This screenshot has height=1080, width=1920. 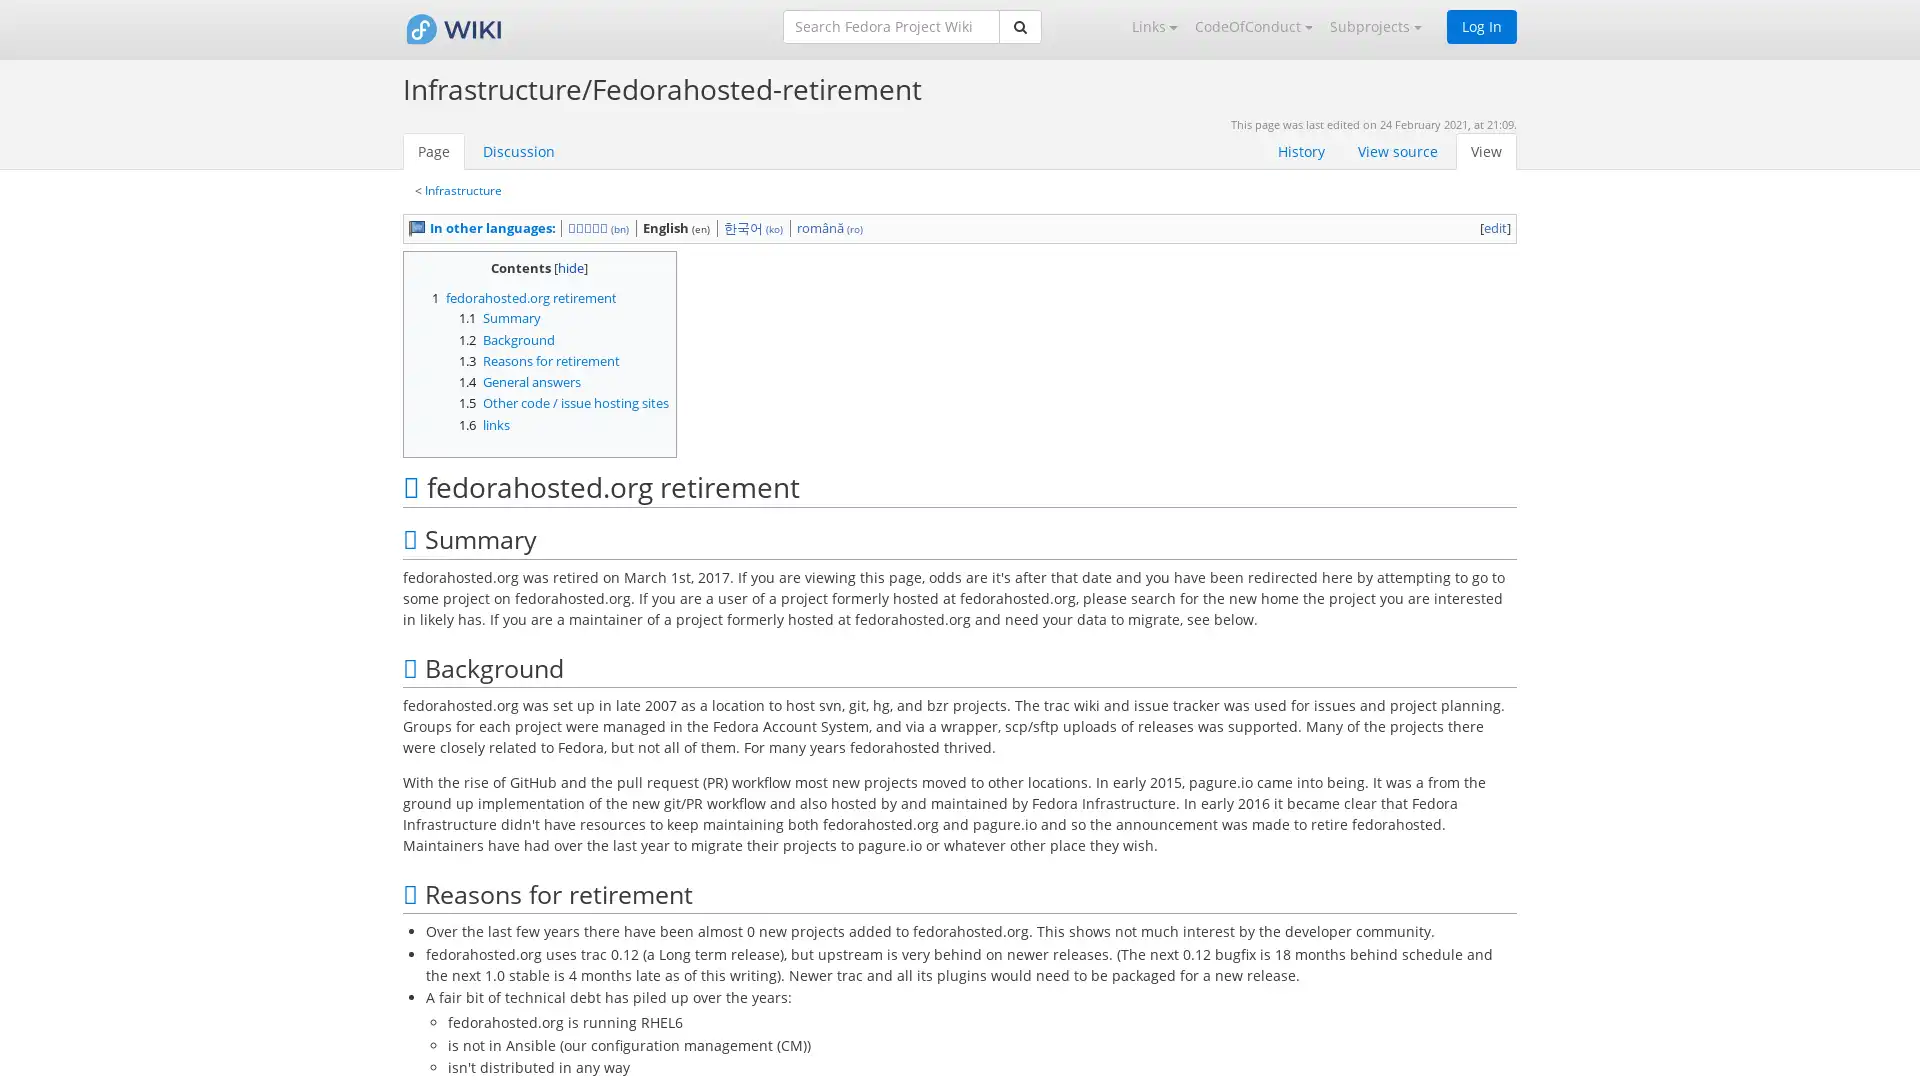 I want to click on Links, so click(x=1156, y=26).